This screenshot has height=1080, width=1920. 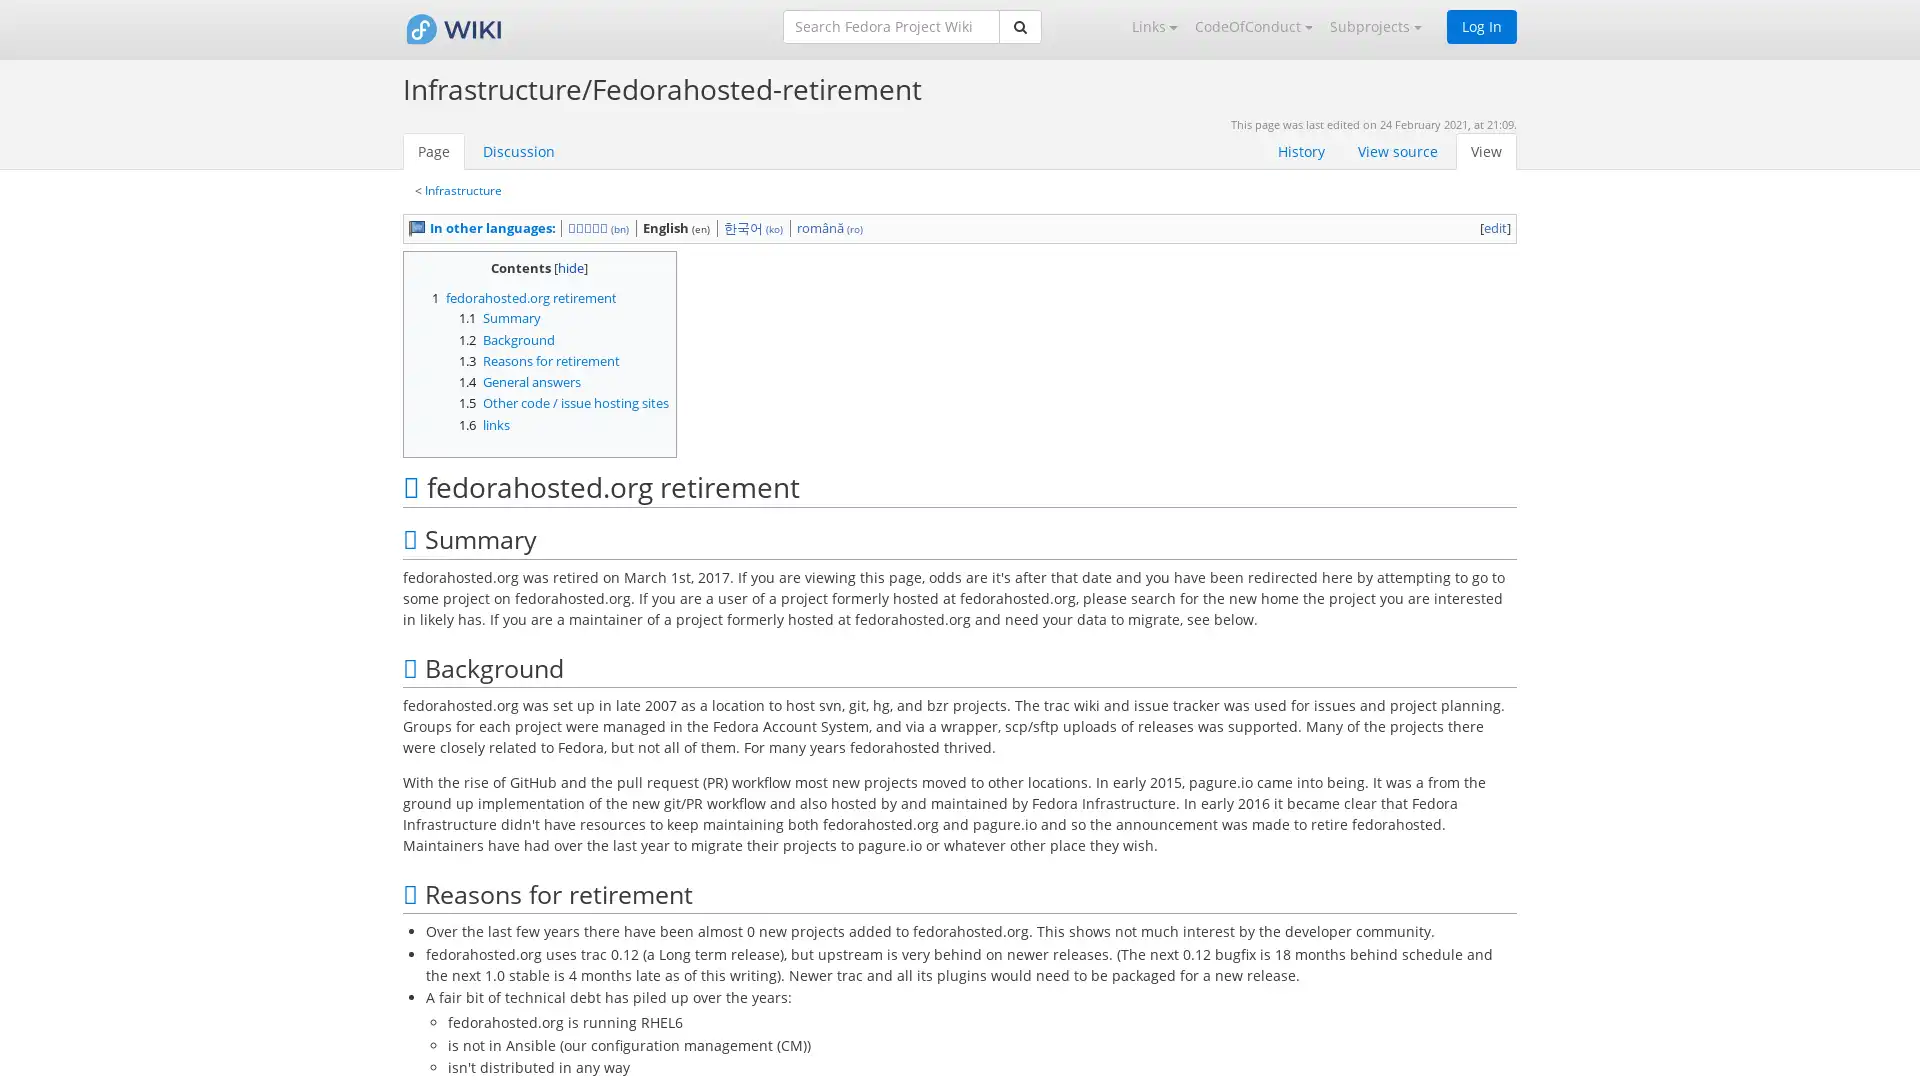 I want to click on Links, so click(x=1156, y=26).